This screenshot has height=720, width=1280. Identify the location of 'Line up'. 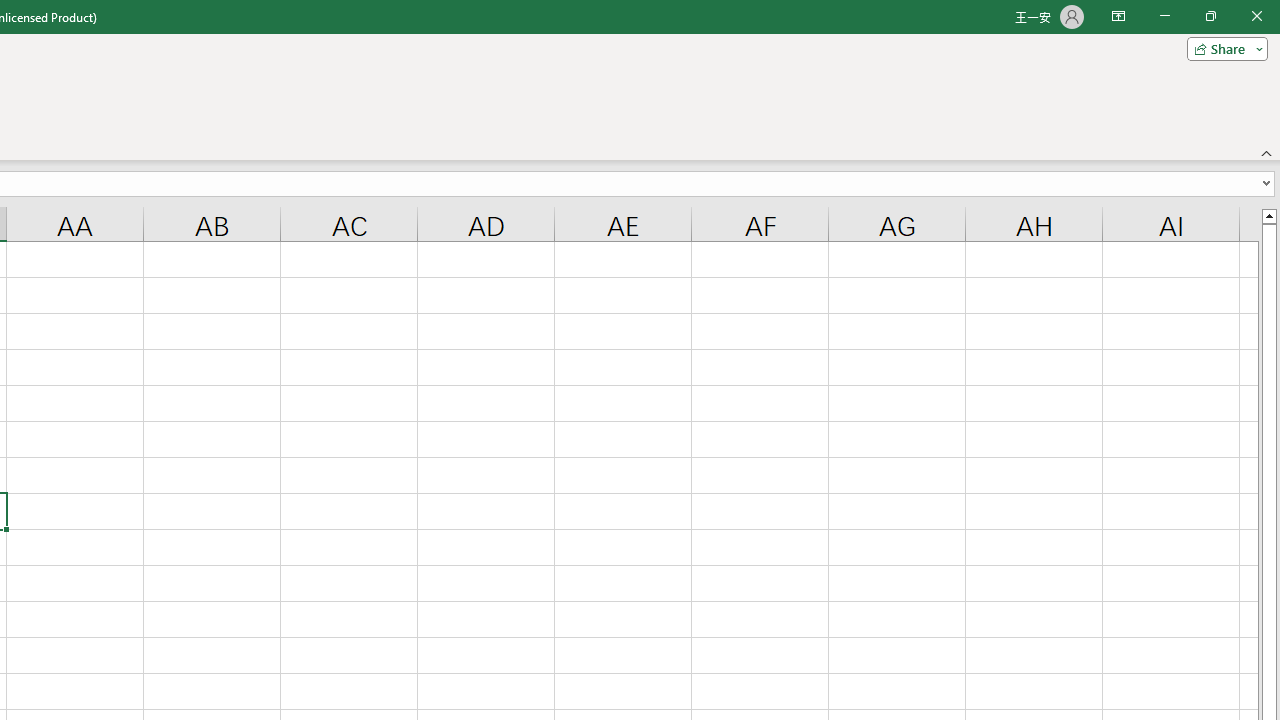
(1268, 215).